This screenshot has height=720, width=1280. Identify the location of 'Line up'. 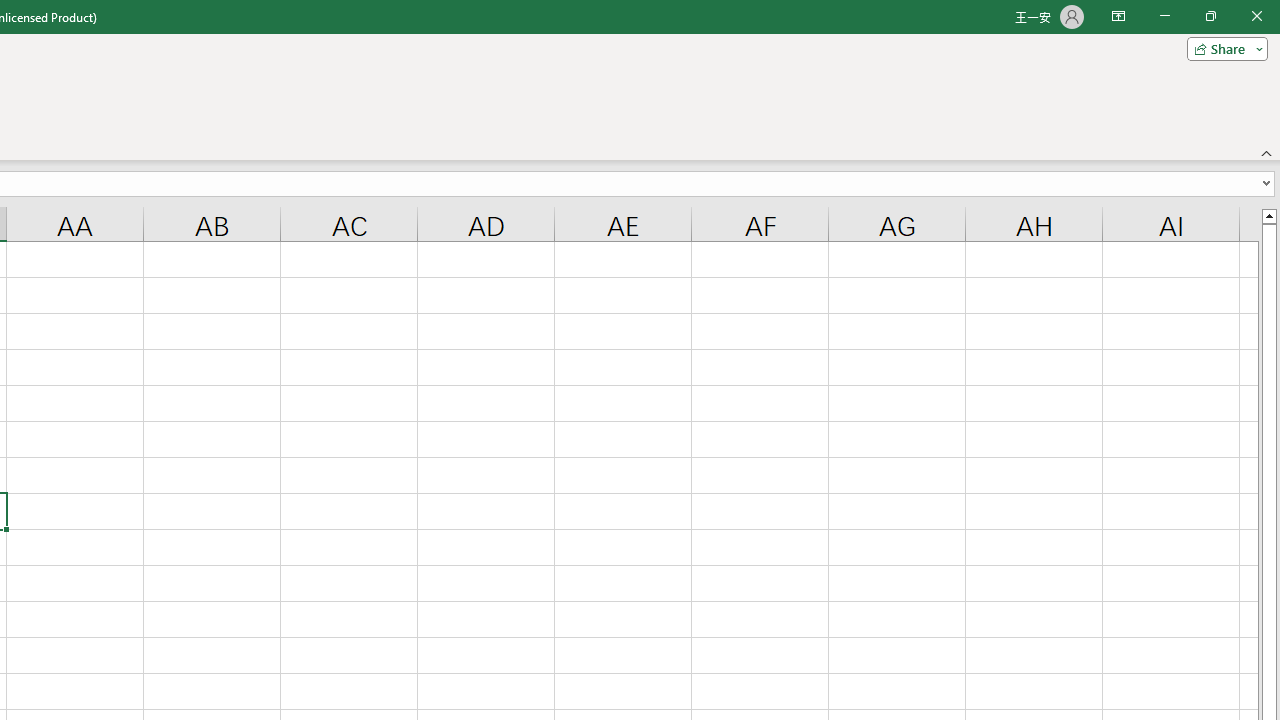
(1268, 215).